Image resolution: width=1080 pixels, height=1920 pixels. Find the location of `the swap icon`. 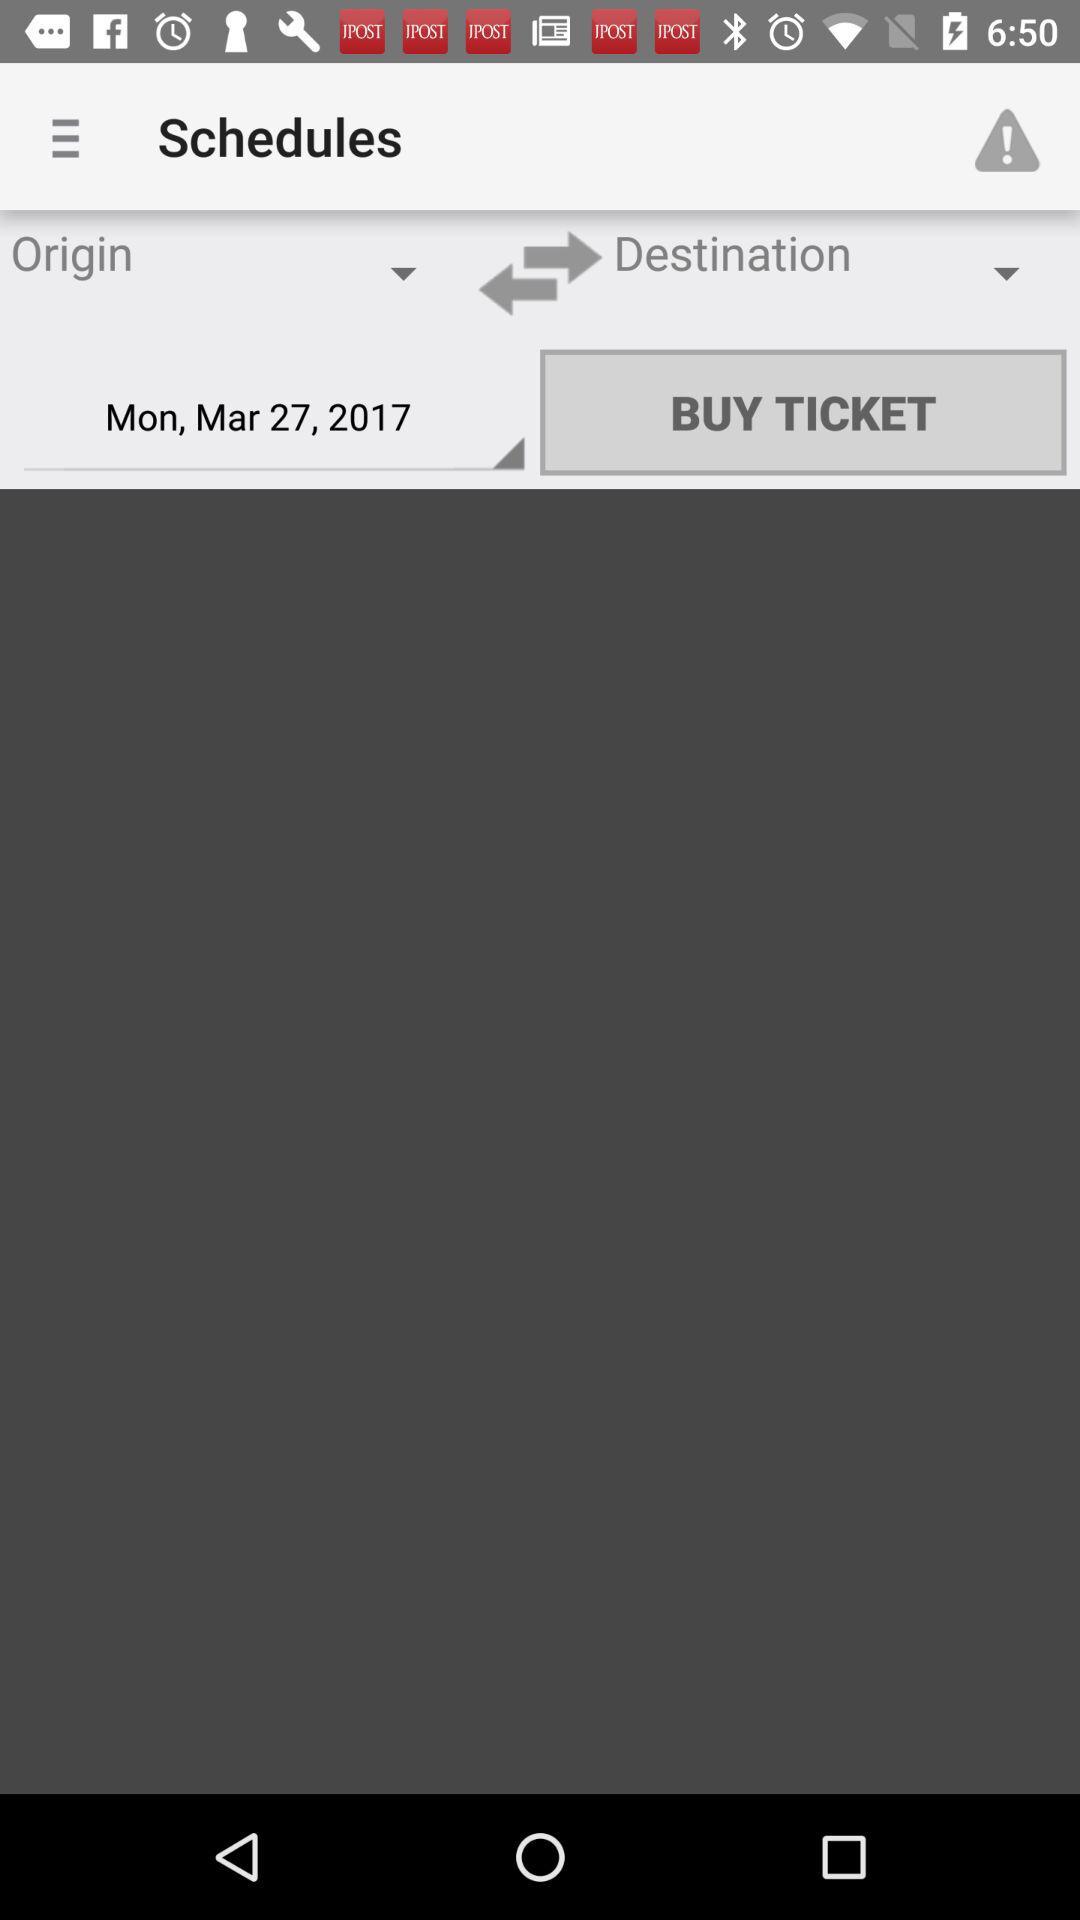

the swap icon is located at coordinates (540, 272).